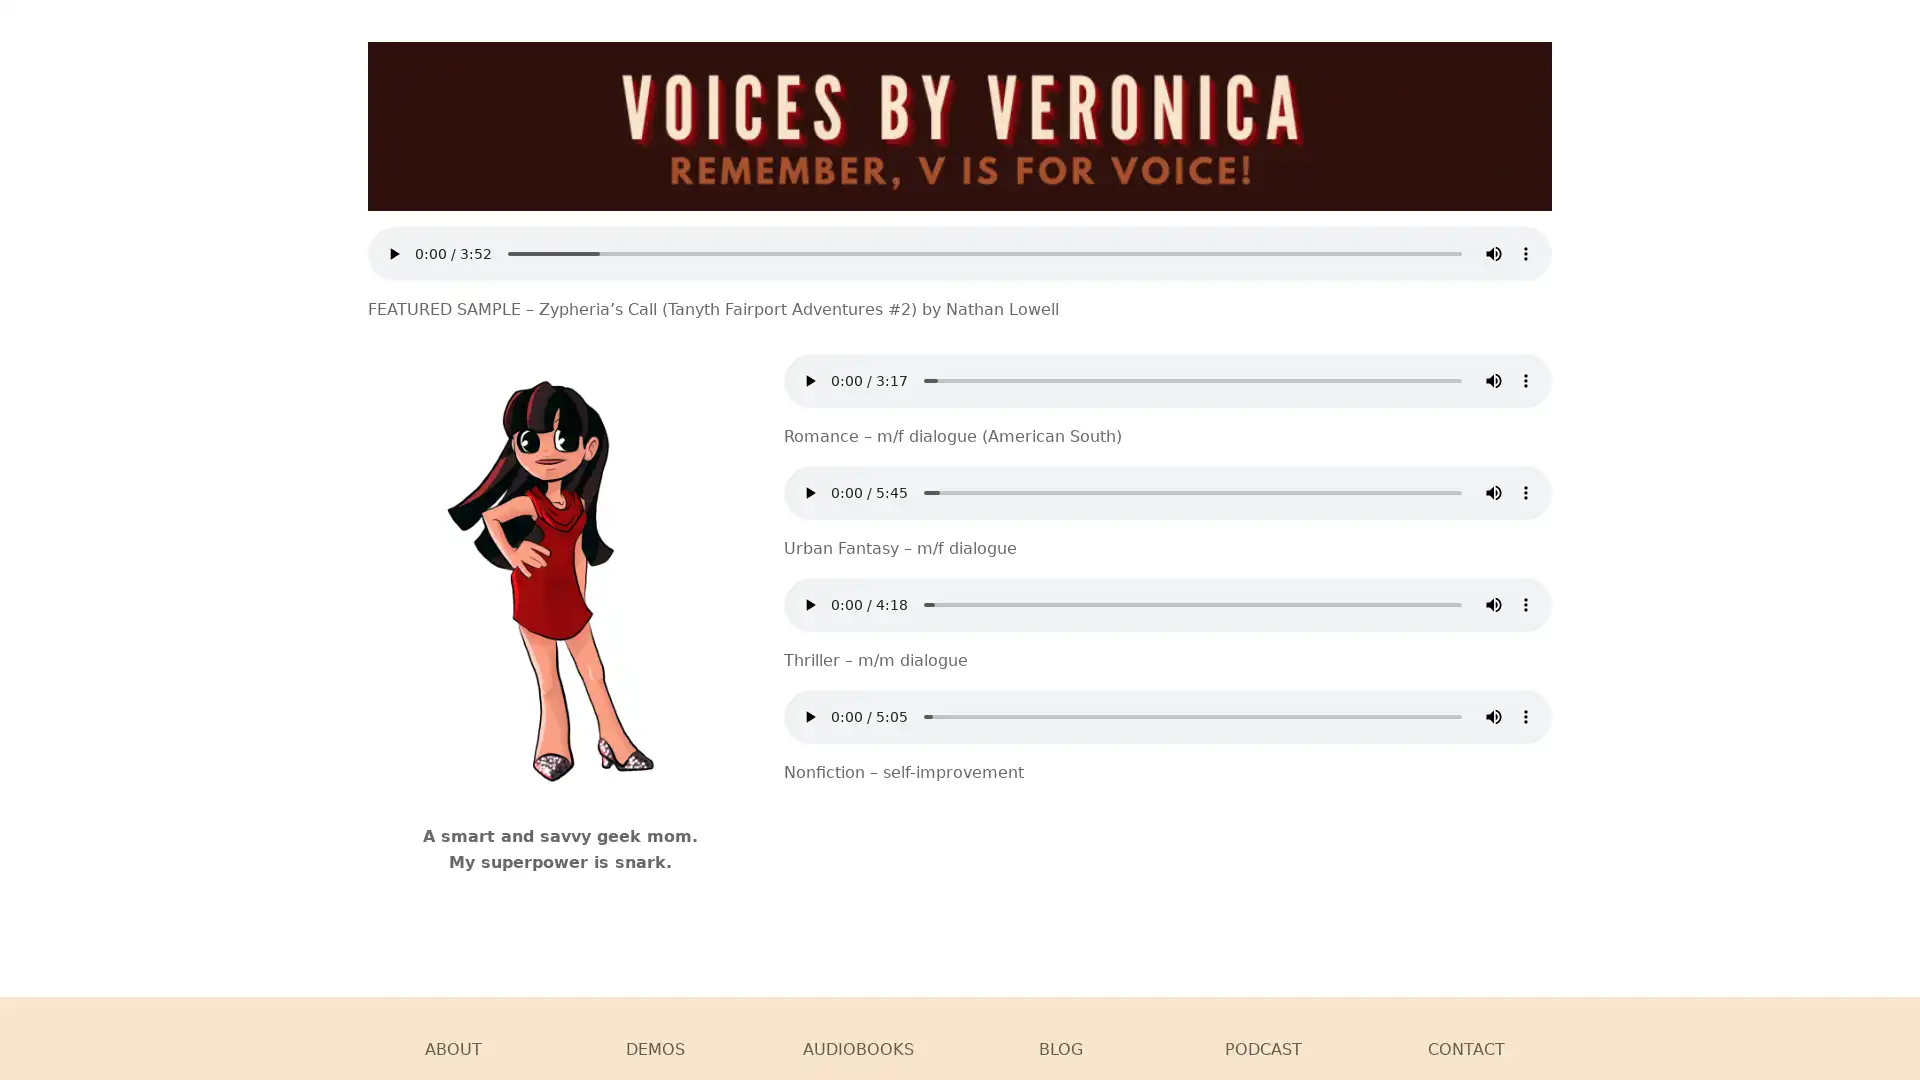 The width and height of the screenshot is (1920, 1080). Describe the element at coordinates (810, 493) in the screenshot. I see `play` at that location.